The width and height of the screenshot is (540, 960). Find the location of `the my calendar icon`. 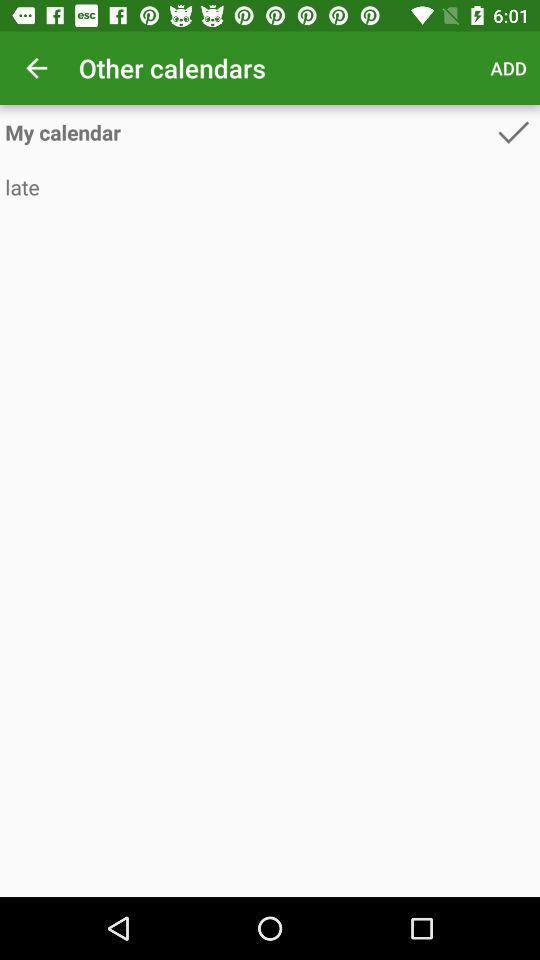

the my calendar icon is located at coordinates (248, 131).